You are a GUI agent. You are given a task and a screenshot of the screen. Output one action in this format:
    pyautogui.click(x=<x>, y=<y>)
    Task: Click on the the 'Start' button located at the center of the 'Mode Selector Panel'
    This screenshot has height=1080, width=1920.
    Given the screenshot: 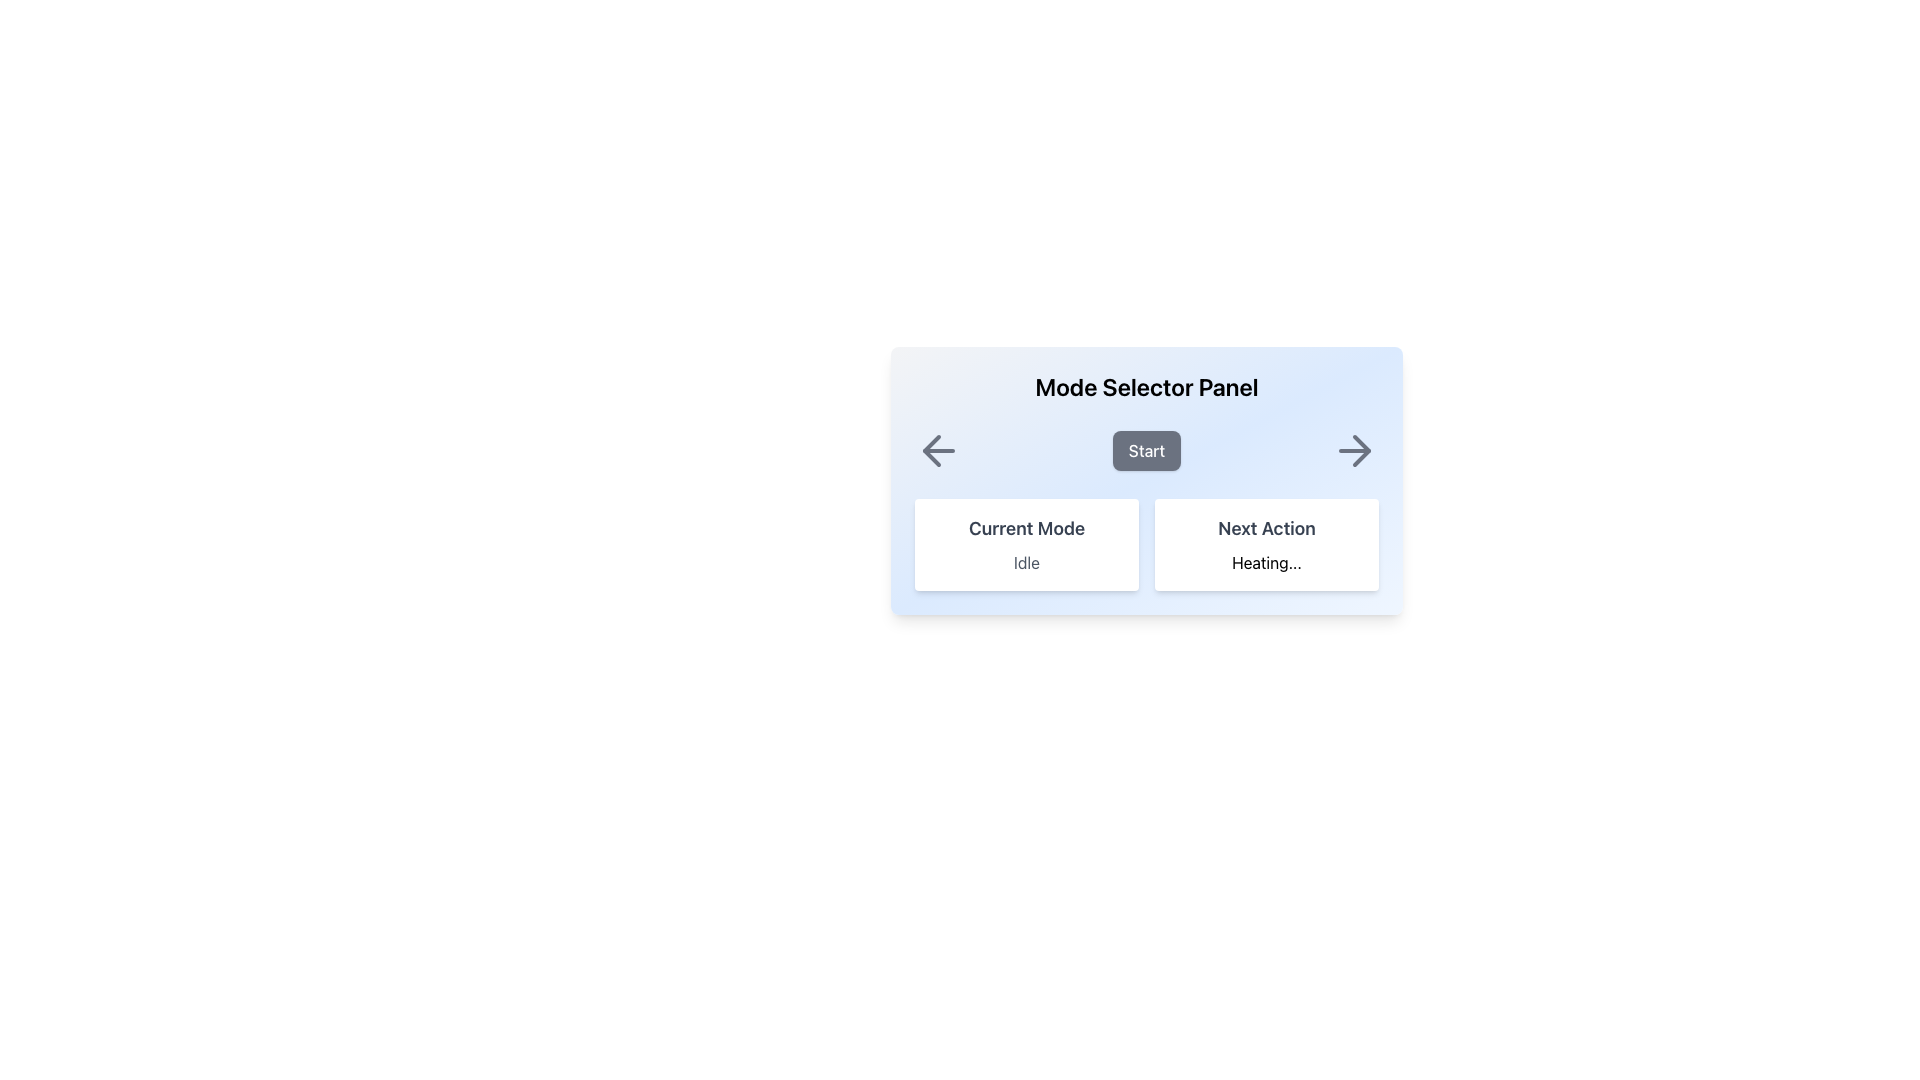 What is the action you would take?
    pyautogui.click(x=1147, y=481)
    